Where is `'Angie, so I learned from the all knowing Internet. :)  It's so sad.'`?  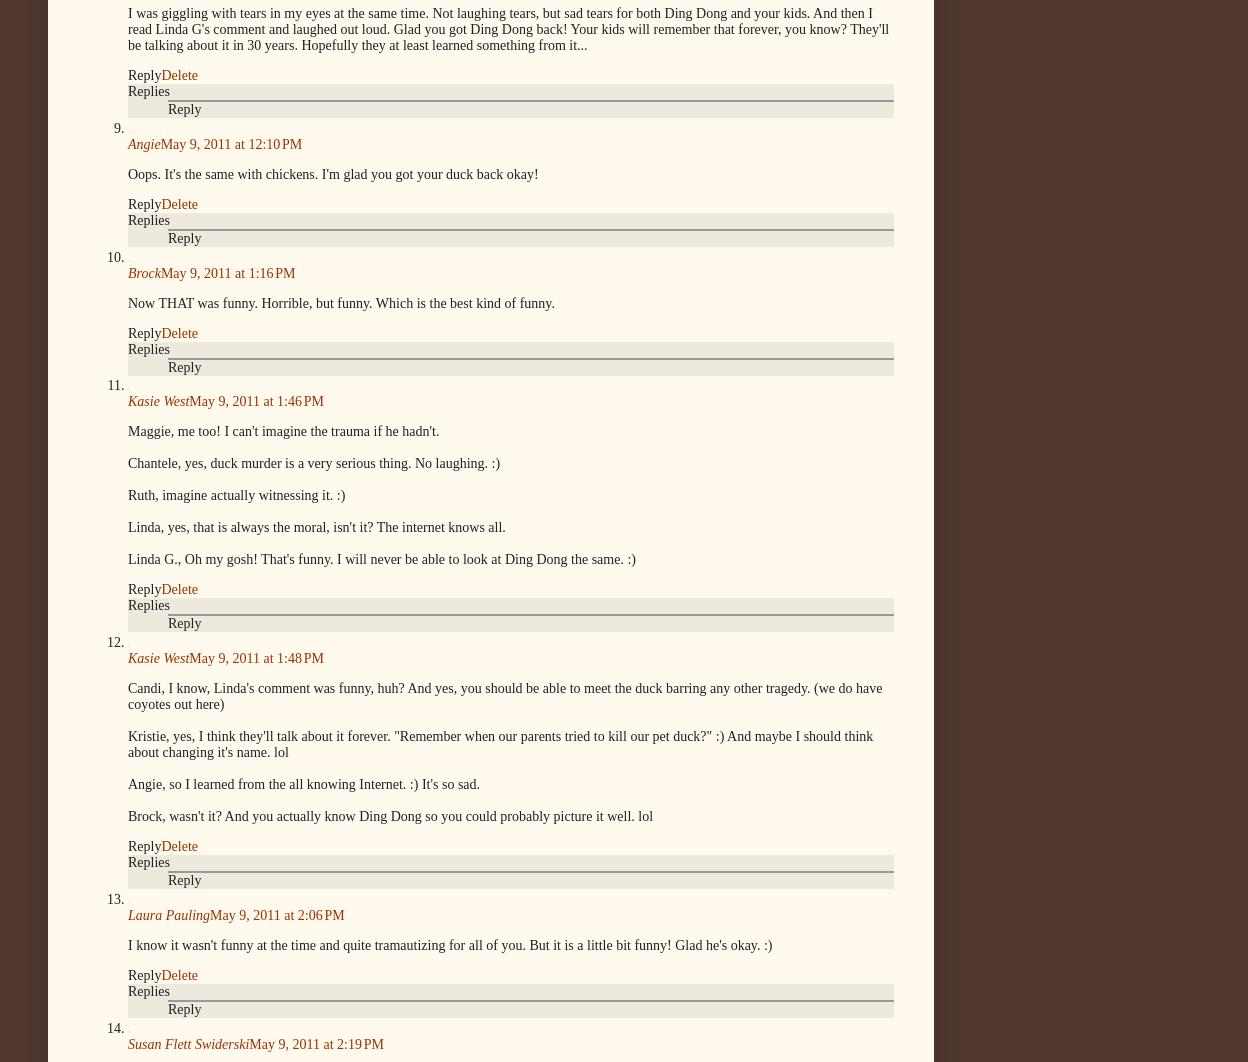
'Angie, so I learned from the all knowing Internet. :)  It's so sad.' is located at coordinates (303, 784).